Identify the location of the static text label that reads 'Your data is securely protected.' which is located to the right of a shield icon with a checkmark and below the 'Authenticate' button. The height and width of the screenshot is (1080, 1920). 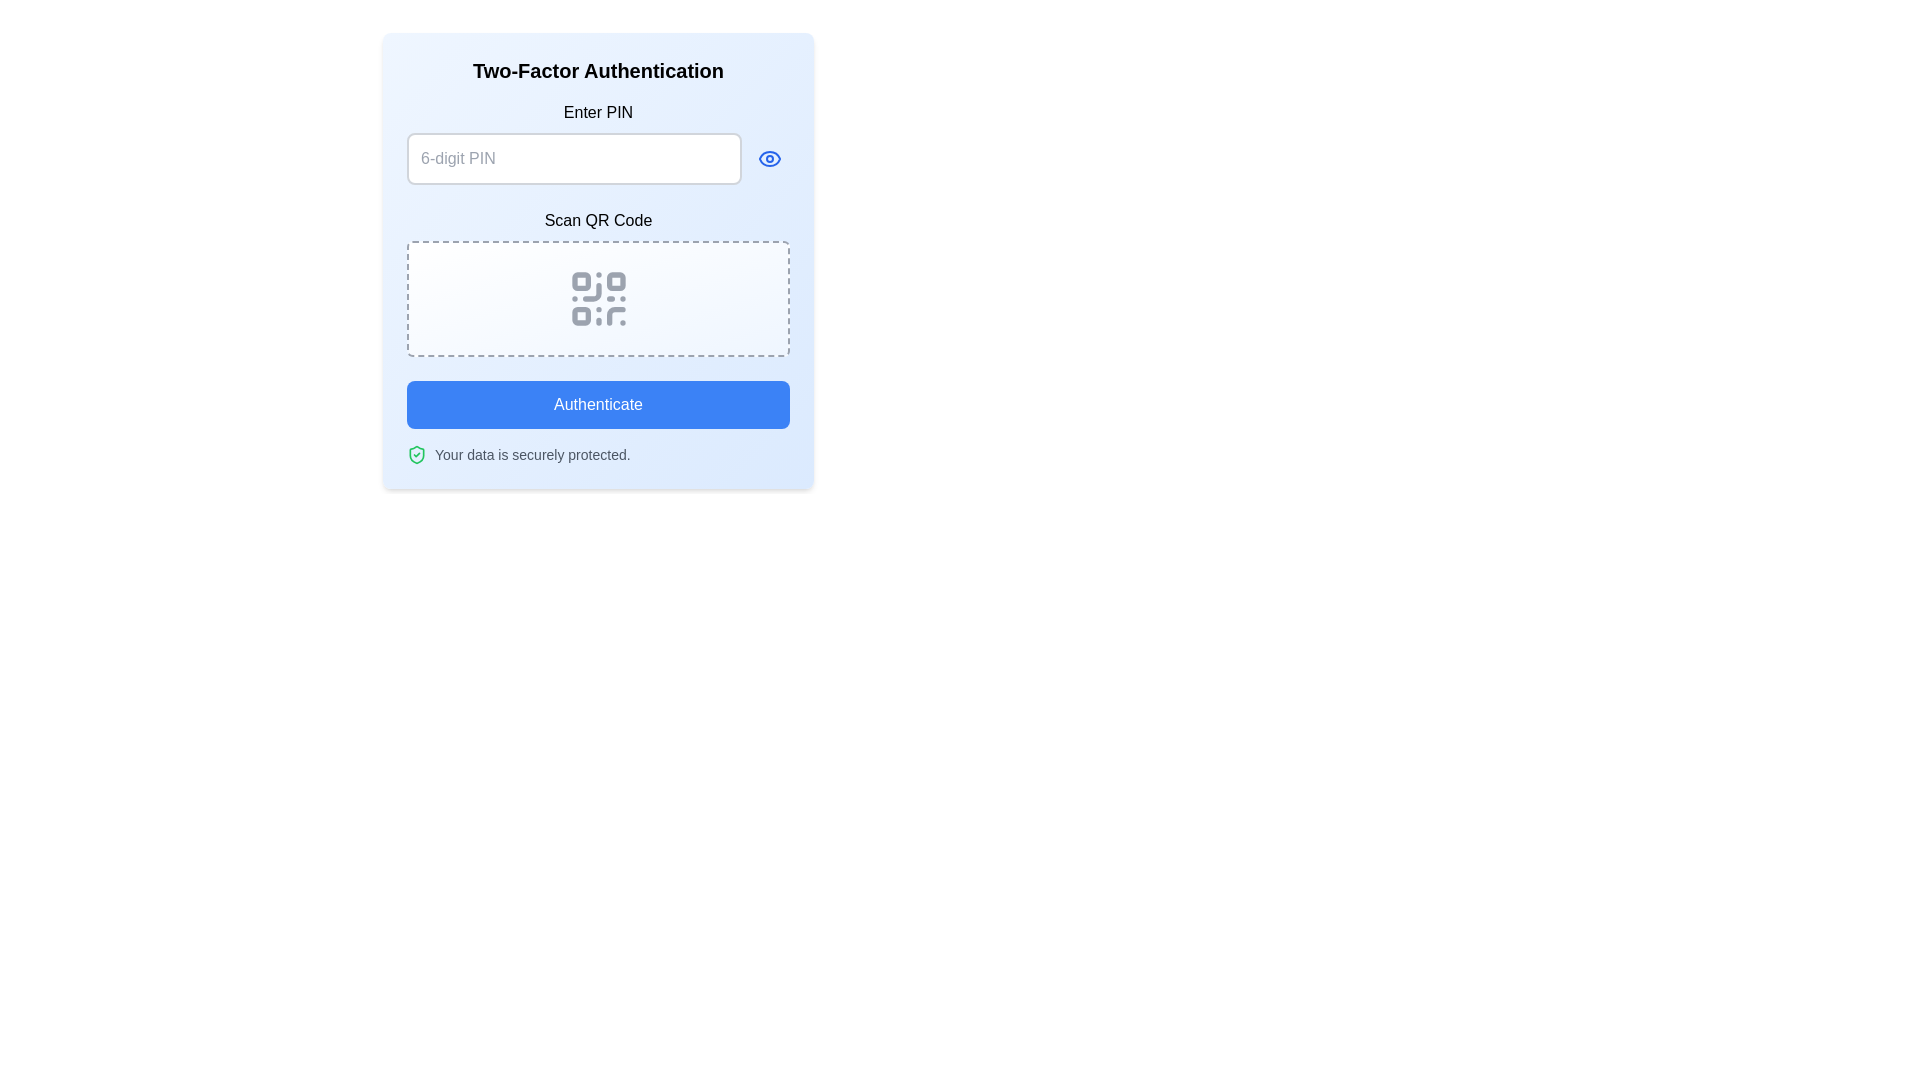
(532, 455).